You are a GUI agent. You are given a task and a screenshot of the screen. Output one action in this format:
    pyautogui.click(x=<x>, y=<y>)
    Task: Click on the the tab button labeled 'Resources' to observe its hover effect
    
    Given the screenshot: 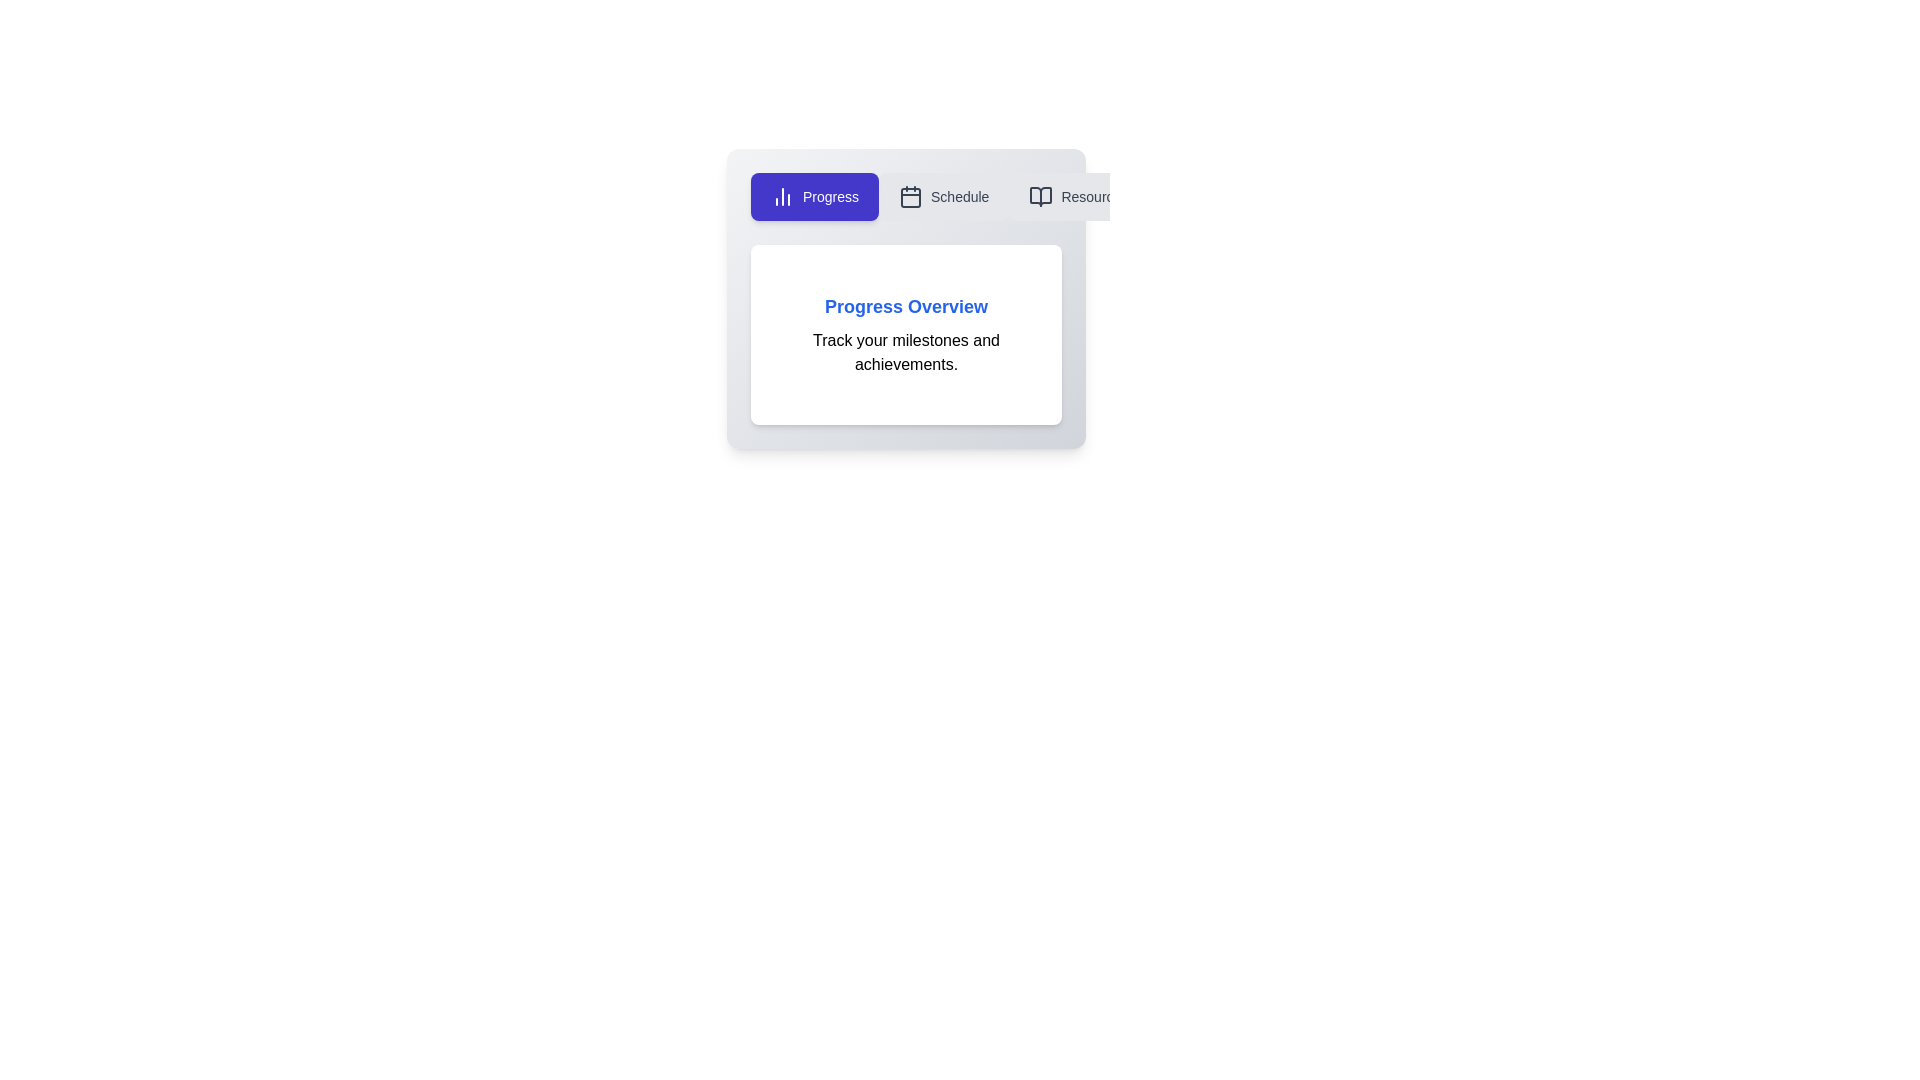 What is the action you would take?
    pyautogui.click(x=1078, y=196)
    